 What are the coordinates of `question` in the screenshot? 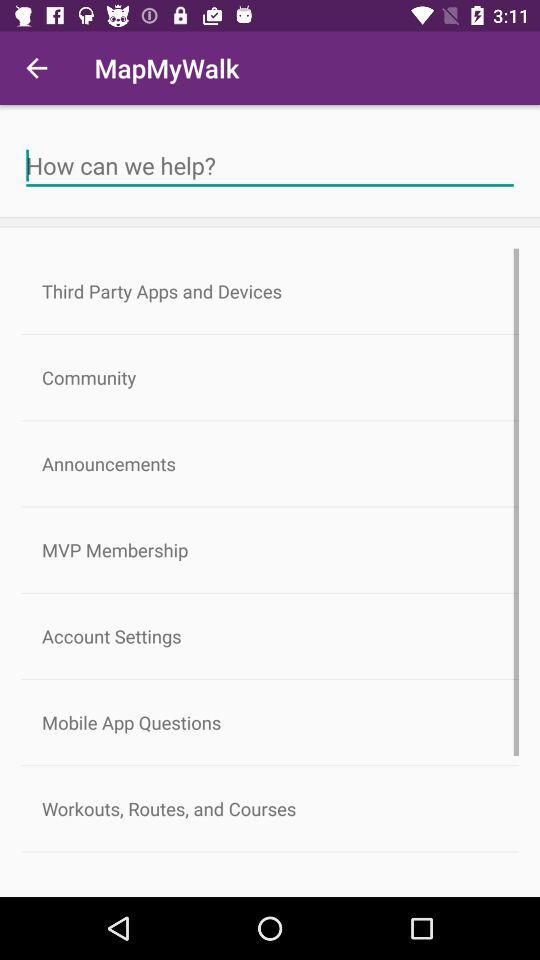 It's located at (270, 165).